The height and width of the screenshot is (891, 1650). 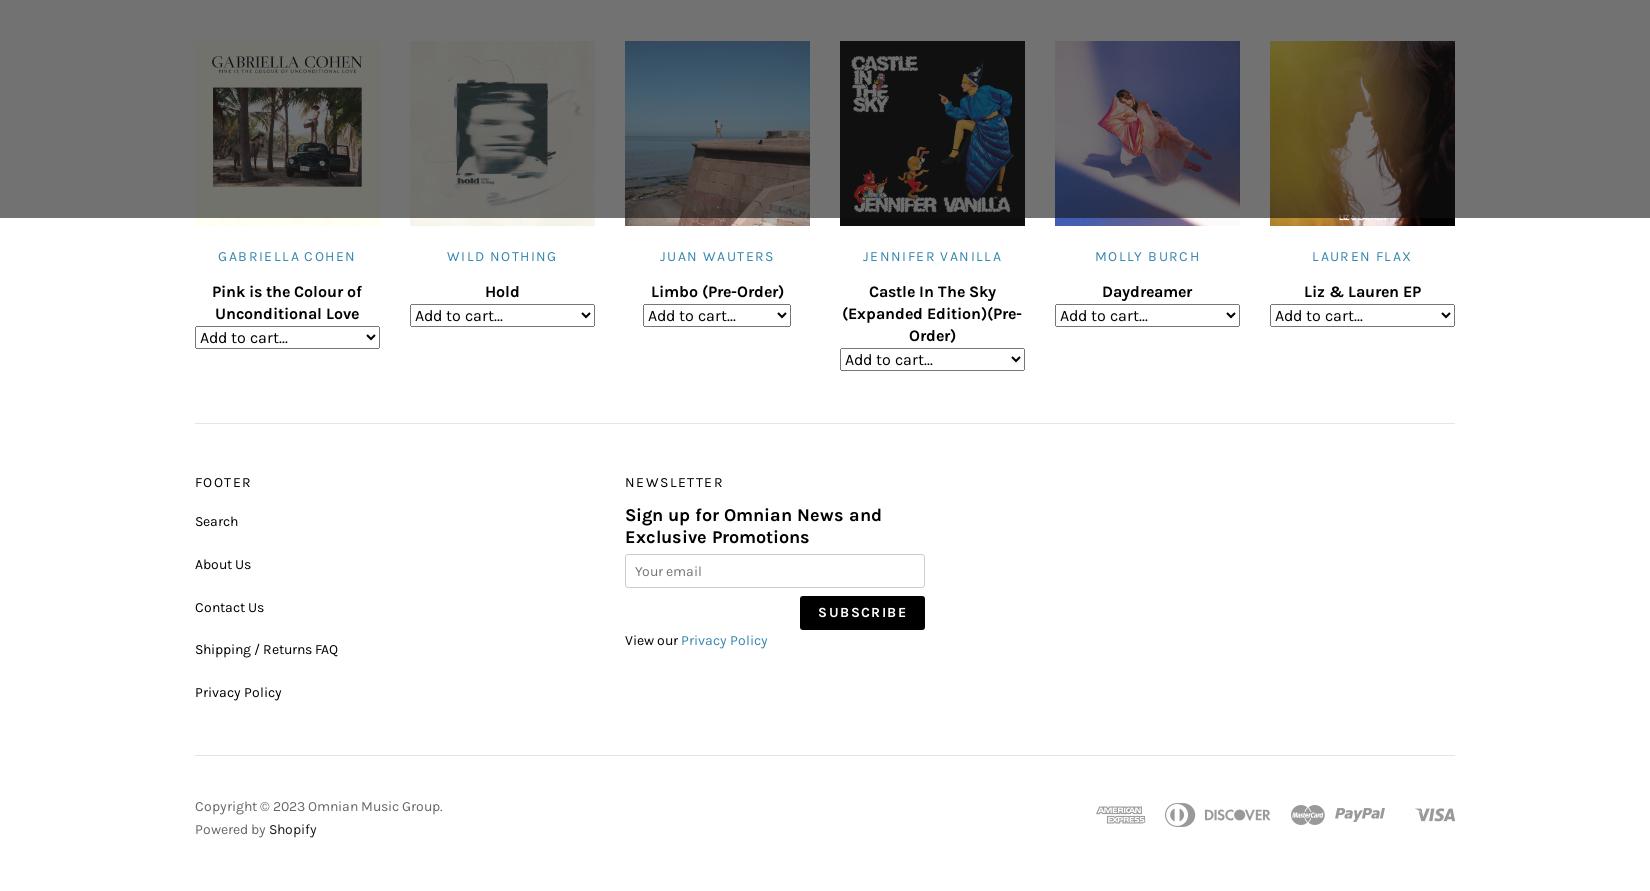 I want to click on 'Juan Wauters', so click(x=715, y=255).